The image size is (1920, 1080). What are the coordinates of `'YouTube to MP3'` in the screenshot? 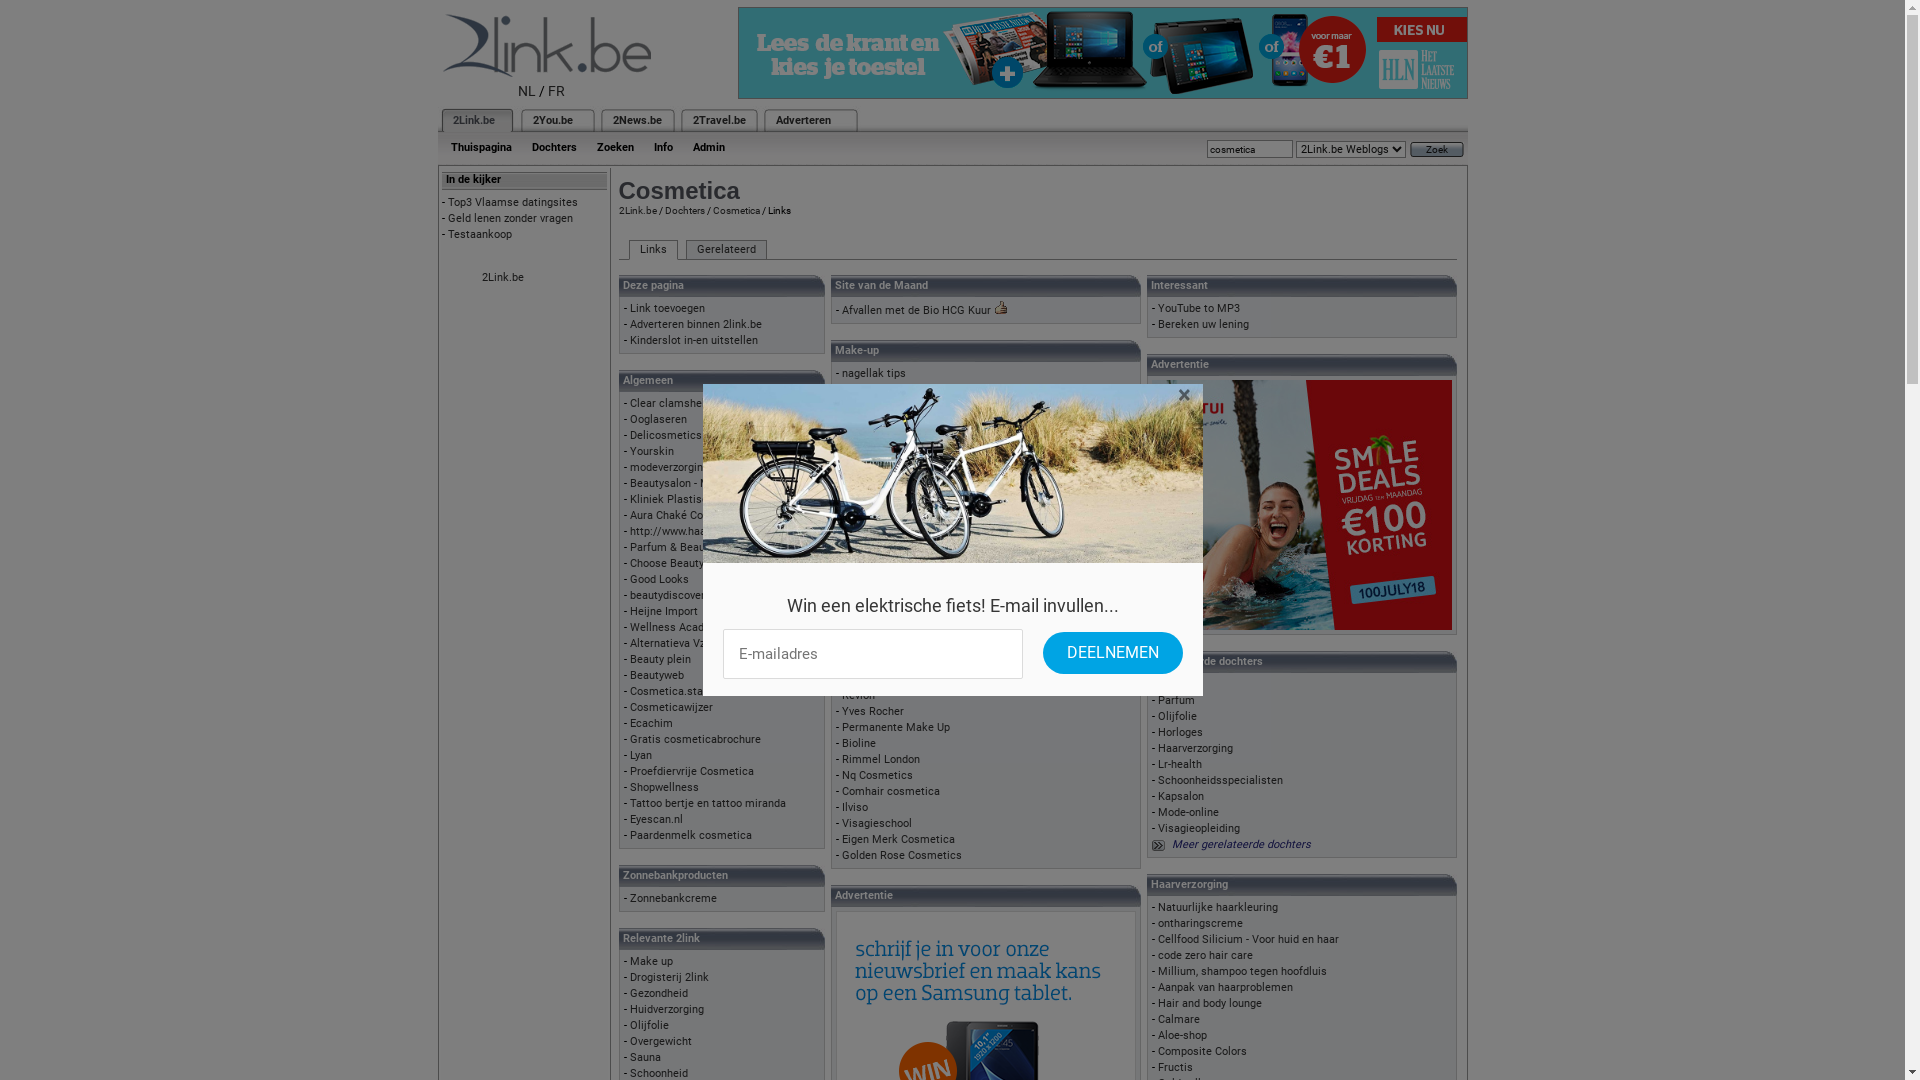 It's located at (1199, 308).